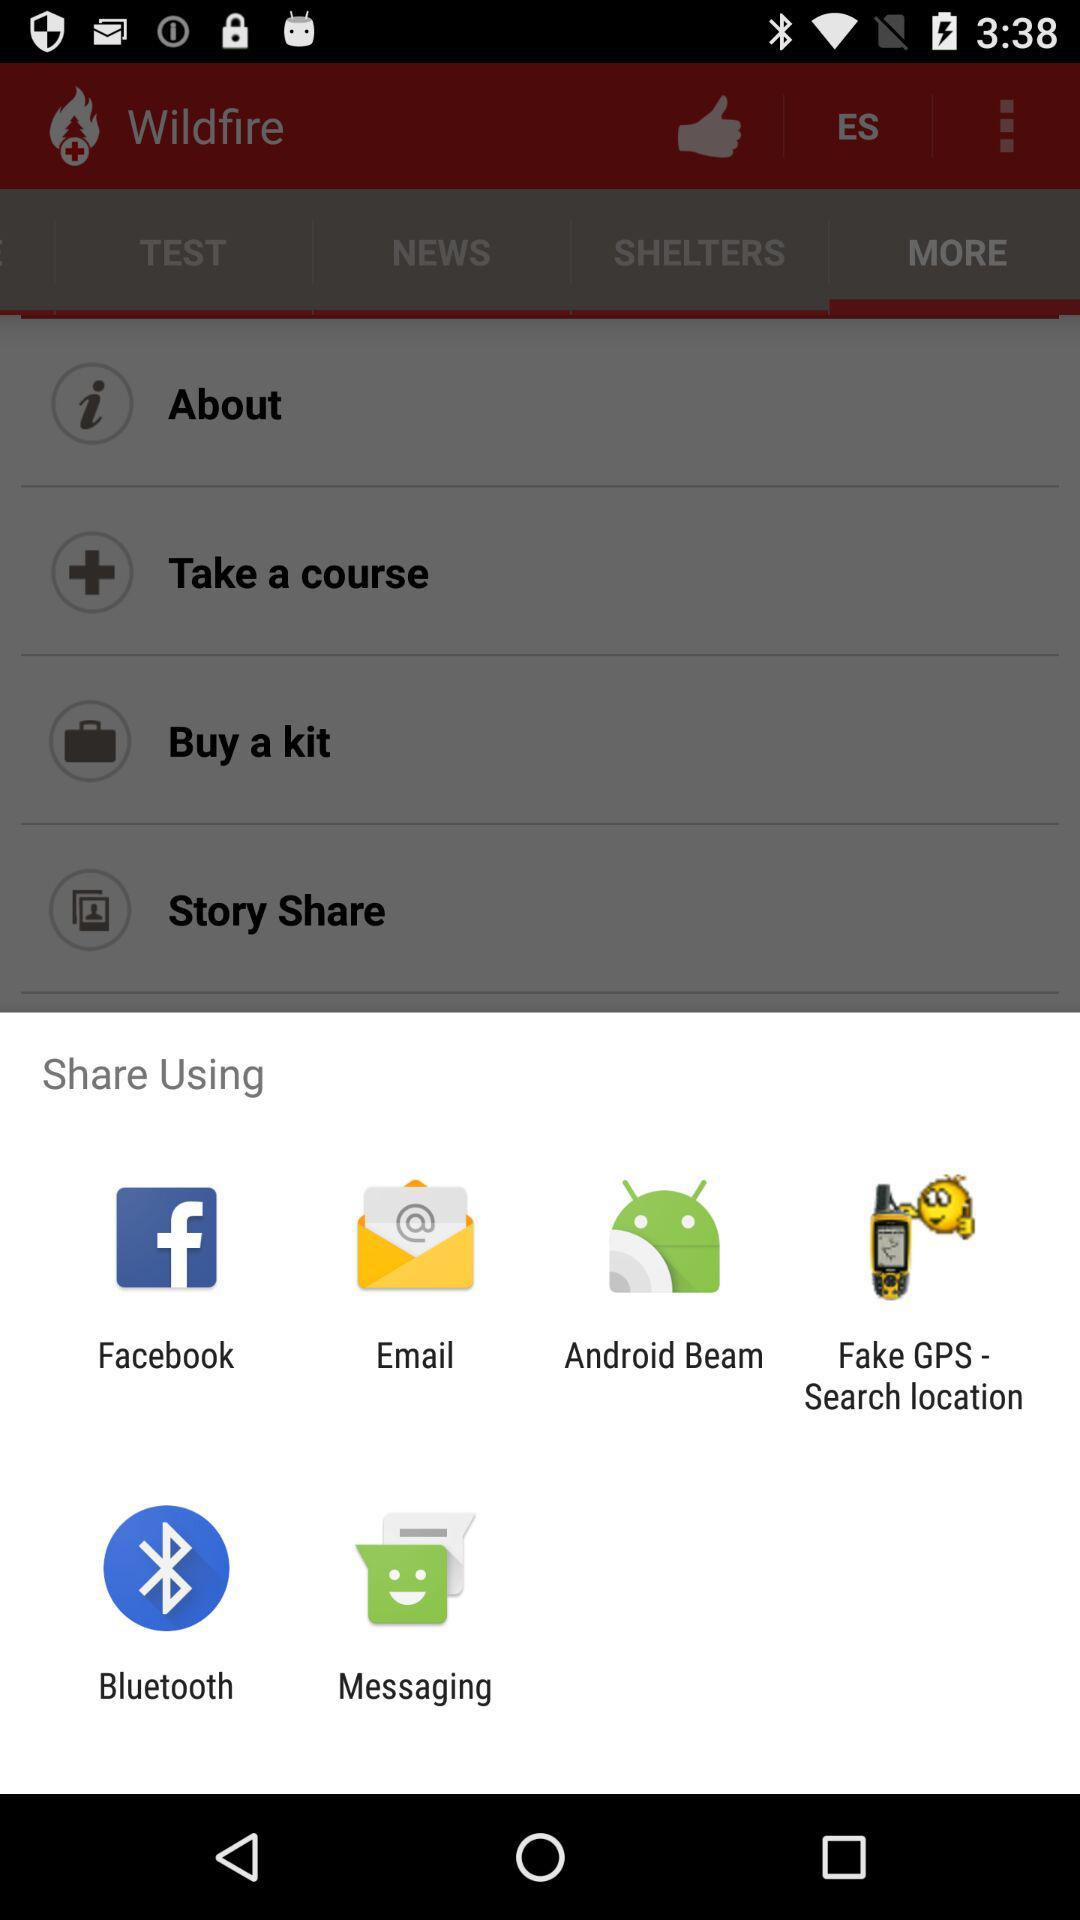  I want to click on the fake gps search, so click(913, 1374).